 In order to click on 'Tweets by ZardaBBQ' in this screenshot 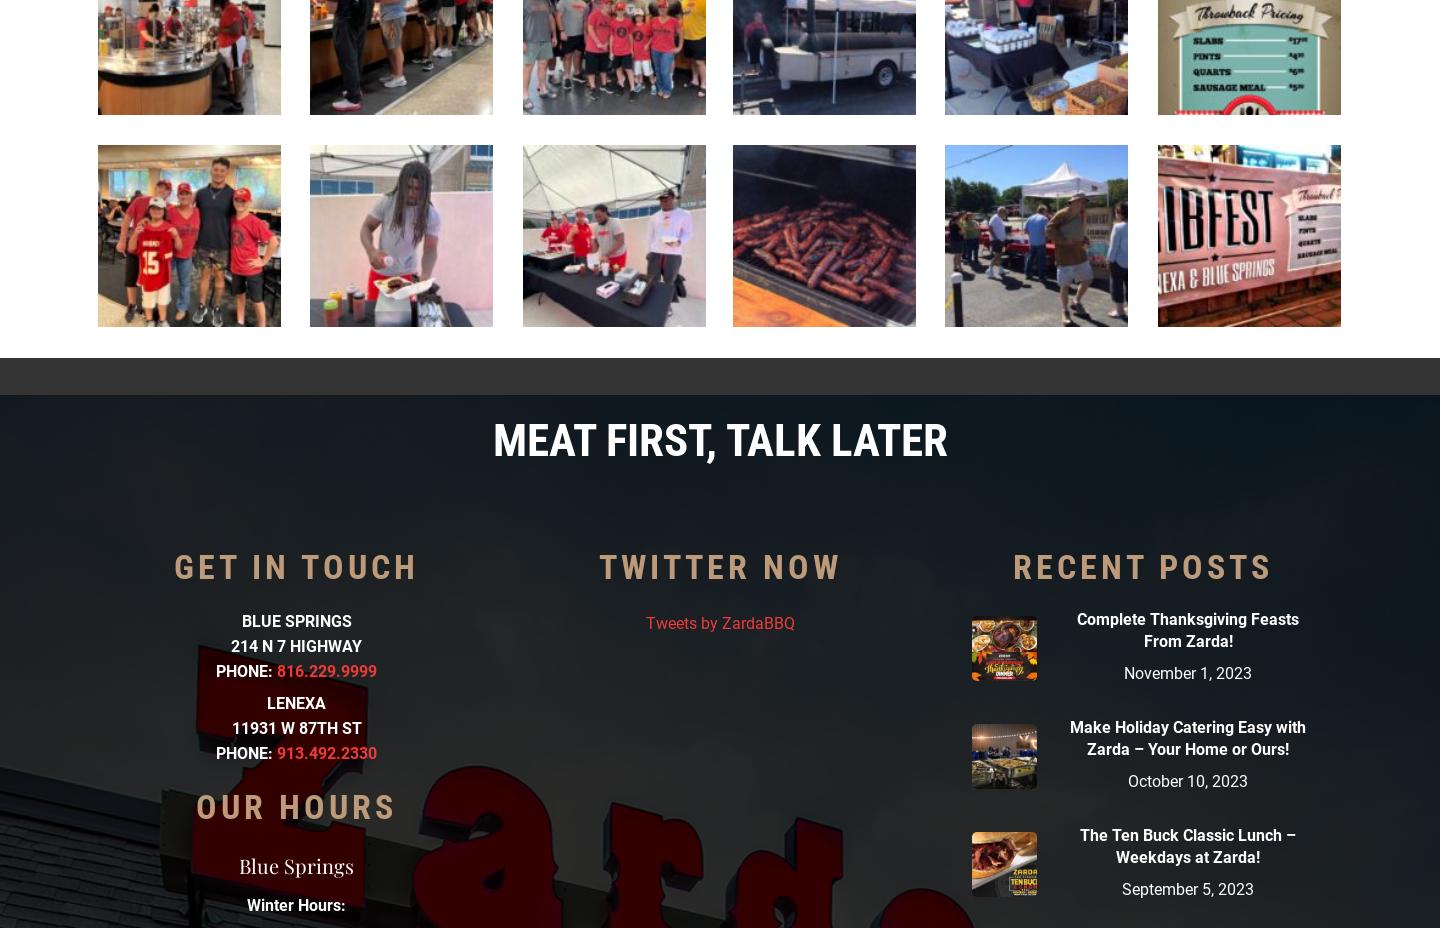, I will do `click(719, 622)`.